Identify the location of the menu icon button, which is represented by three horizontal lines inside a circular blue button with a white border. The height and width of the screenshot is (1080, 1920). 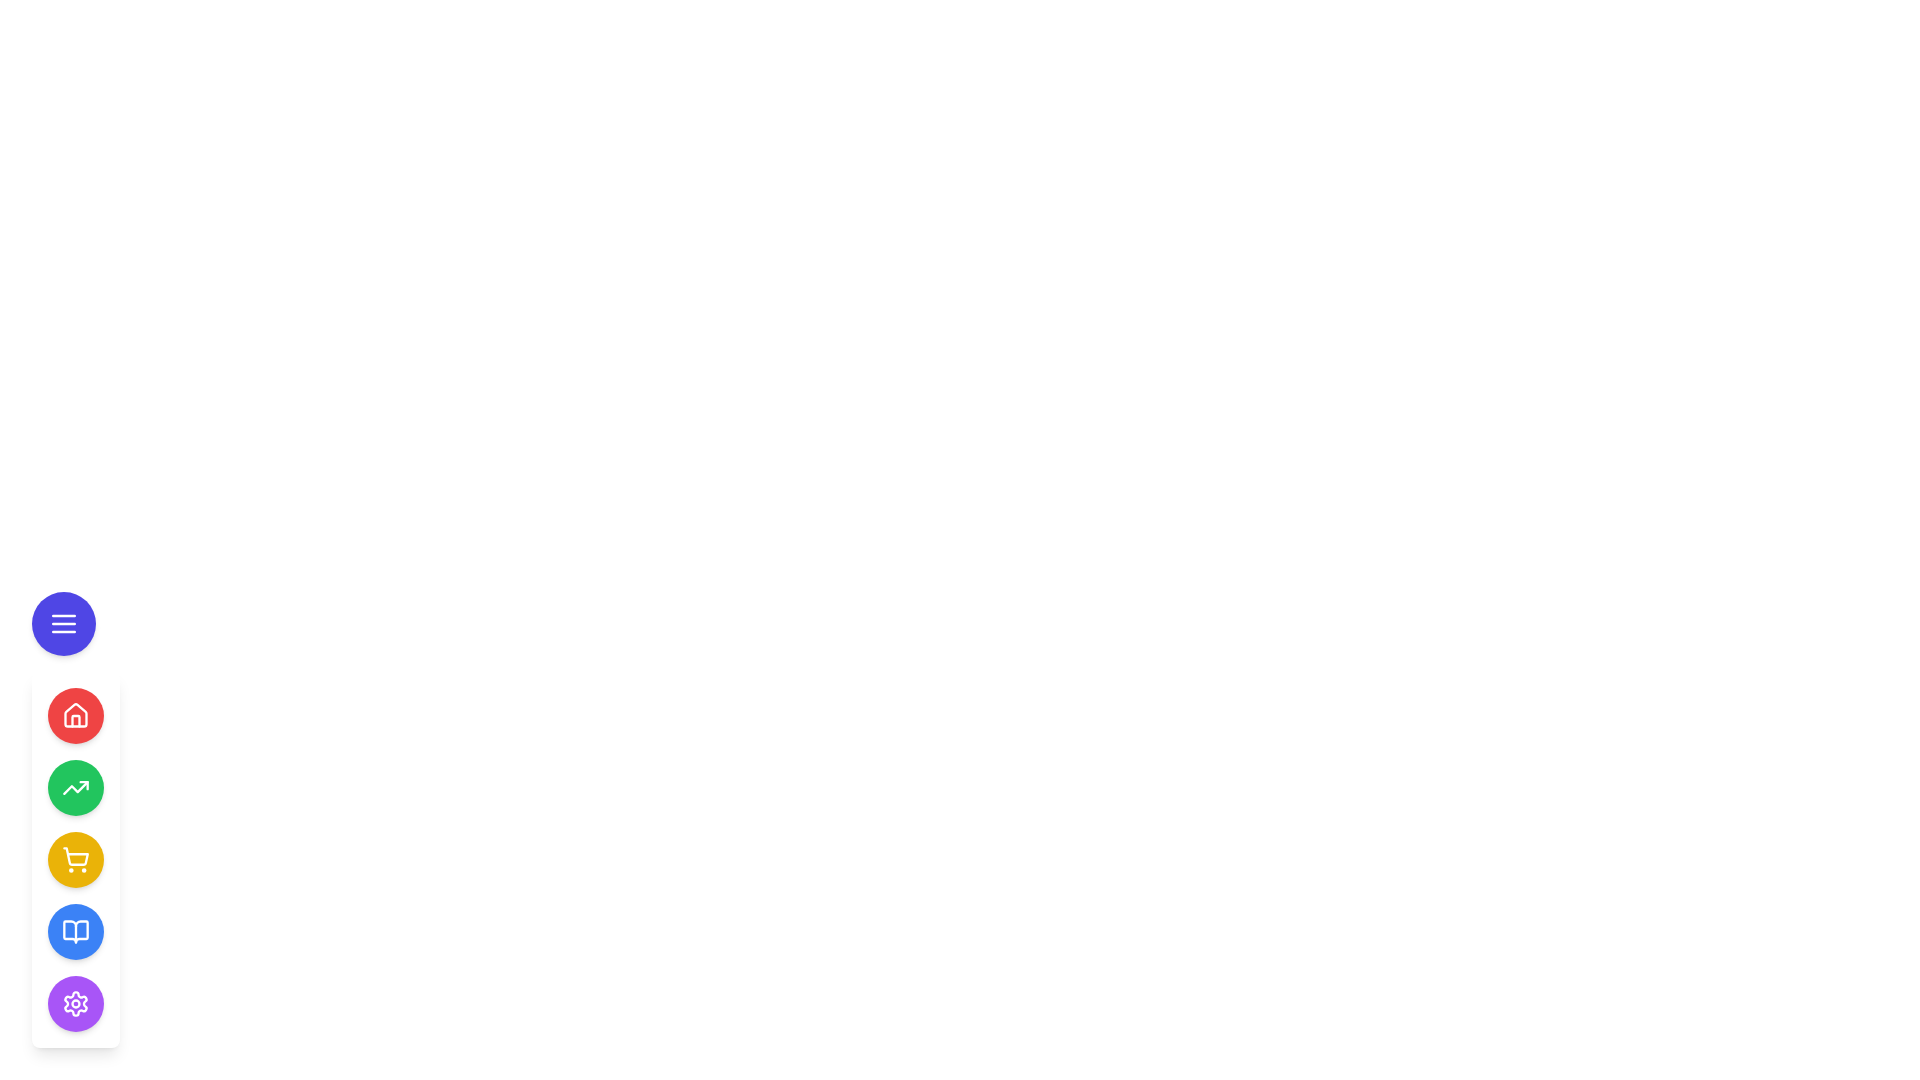
(63, 623).